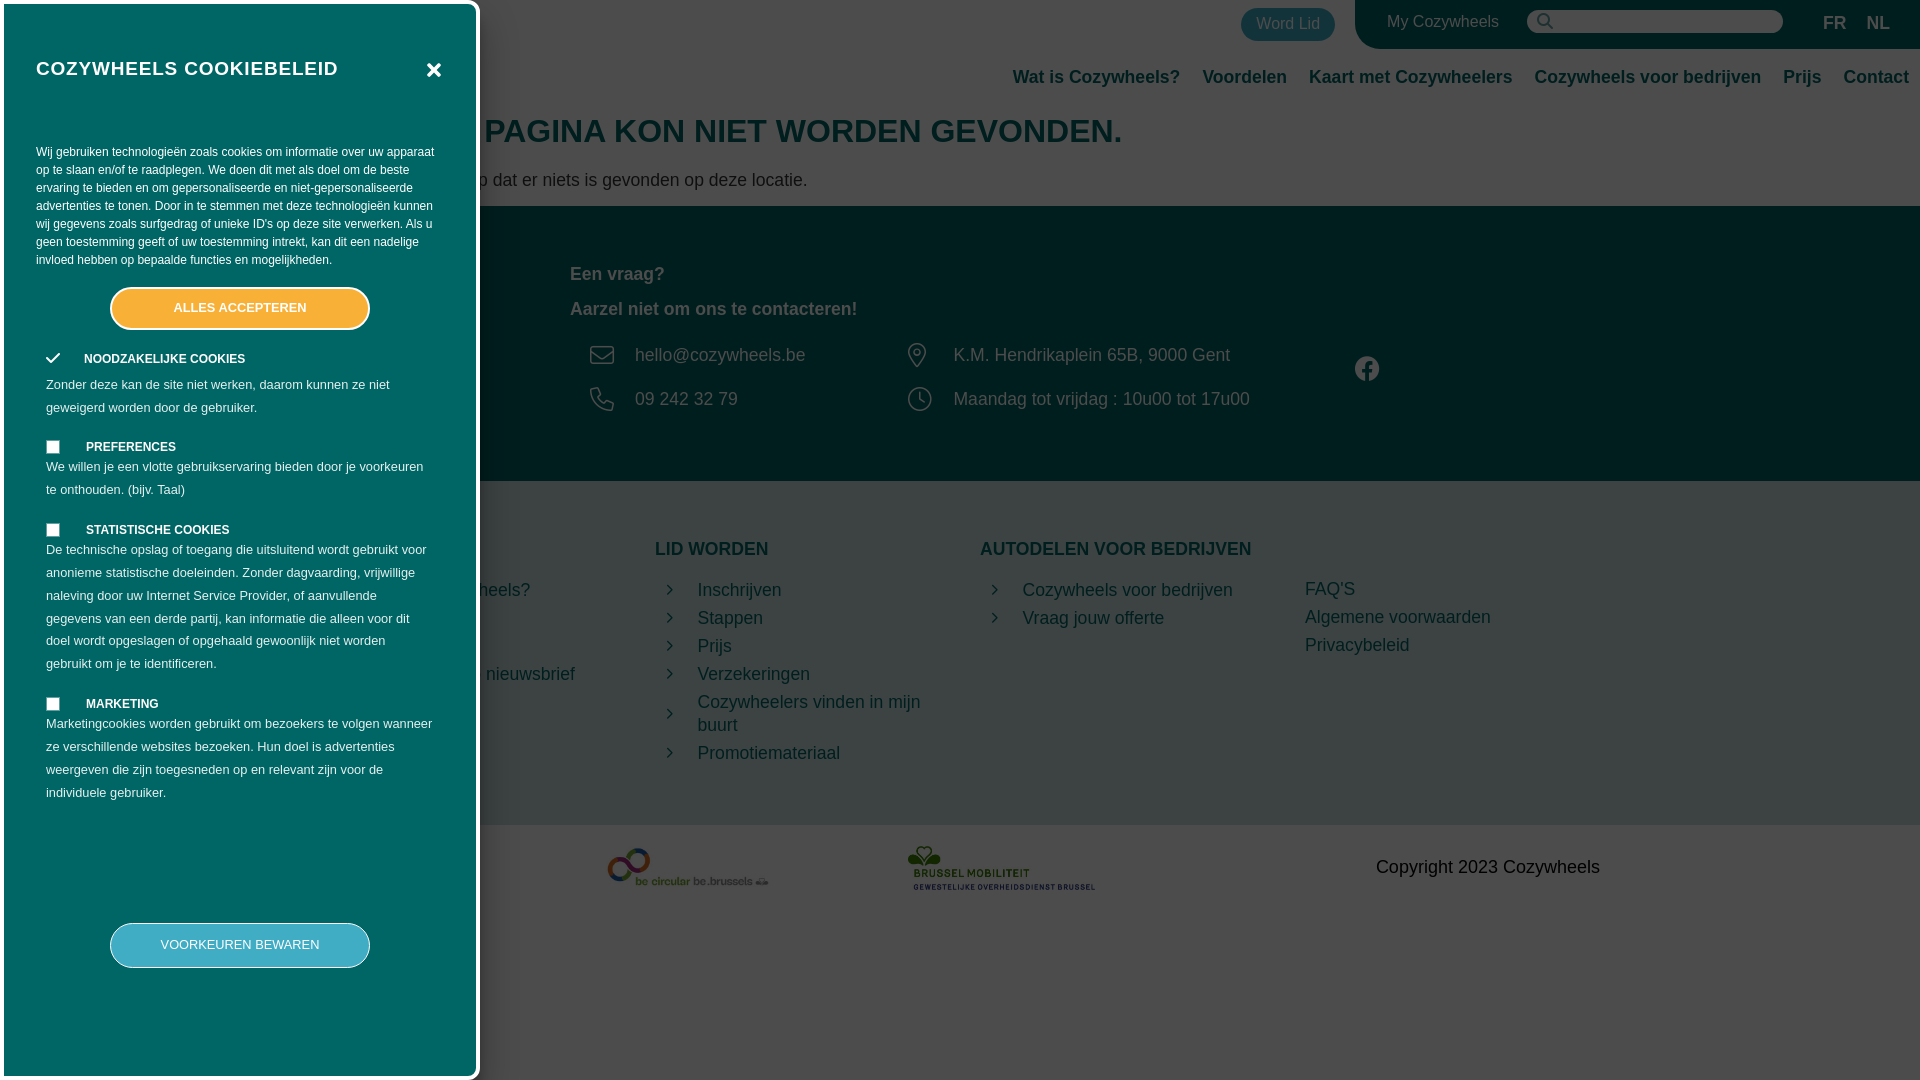 Image resolution: width=1920 pixels, height=1080 pixels. Describe the element at coordinates (692, 398) in the screenshot. I see `'09 242 32 79'` at that location.